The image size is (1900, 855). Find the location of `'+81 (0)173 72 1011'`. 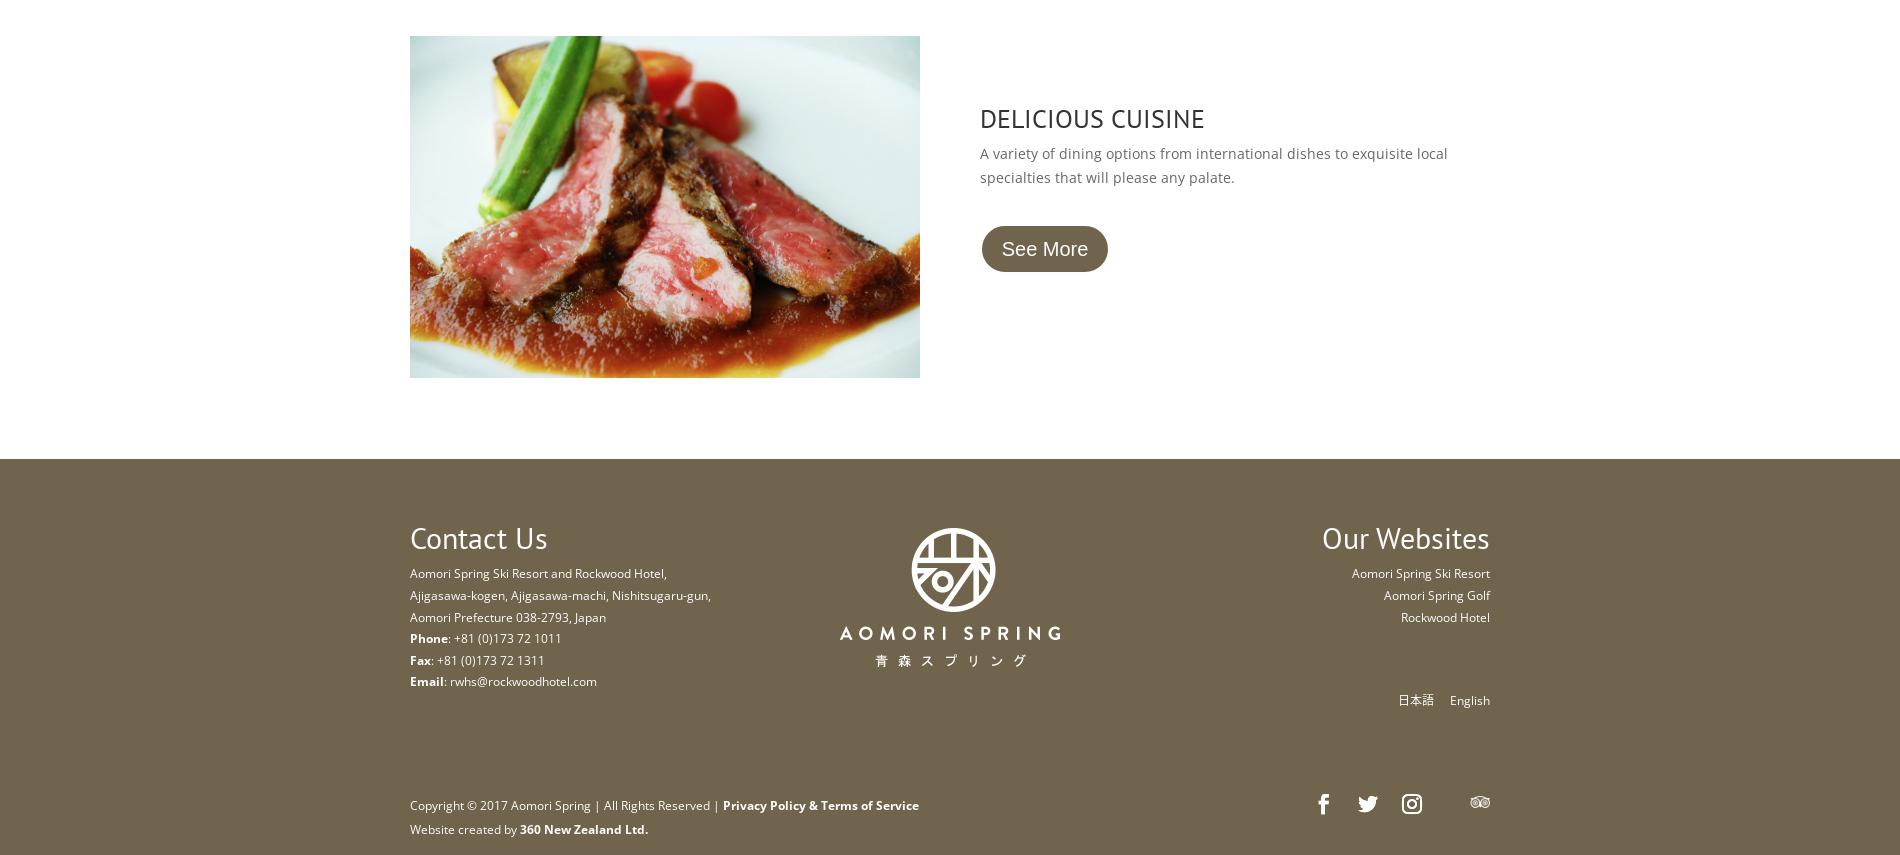

'+81 (0)173 72 1011' is located at coordinates (508, 637).